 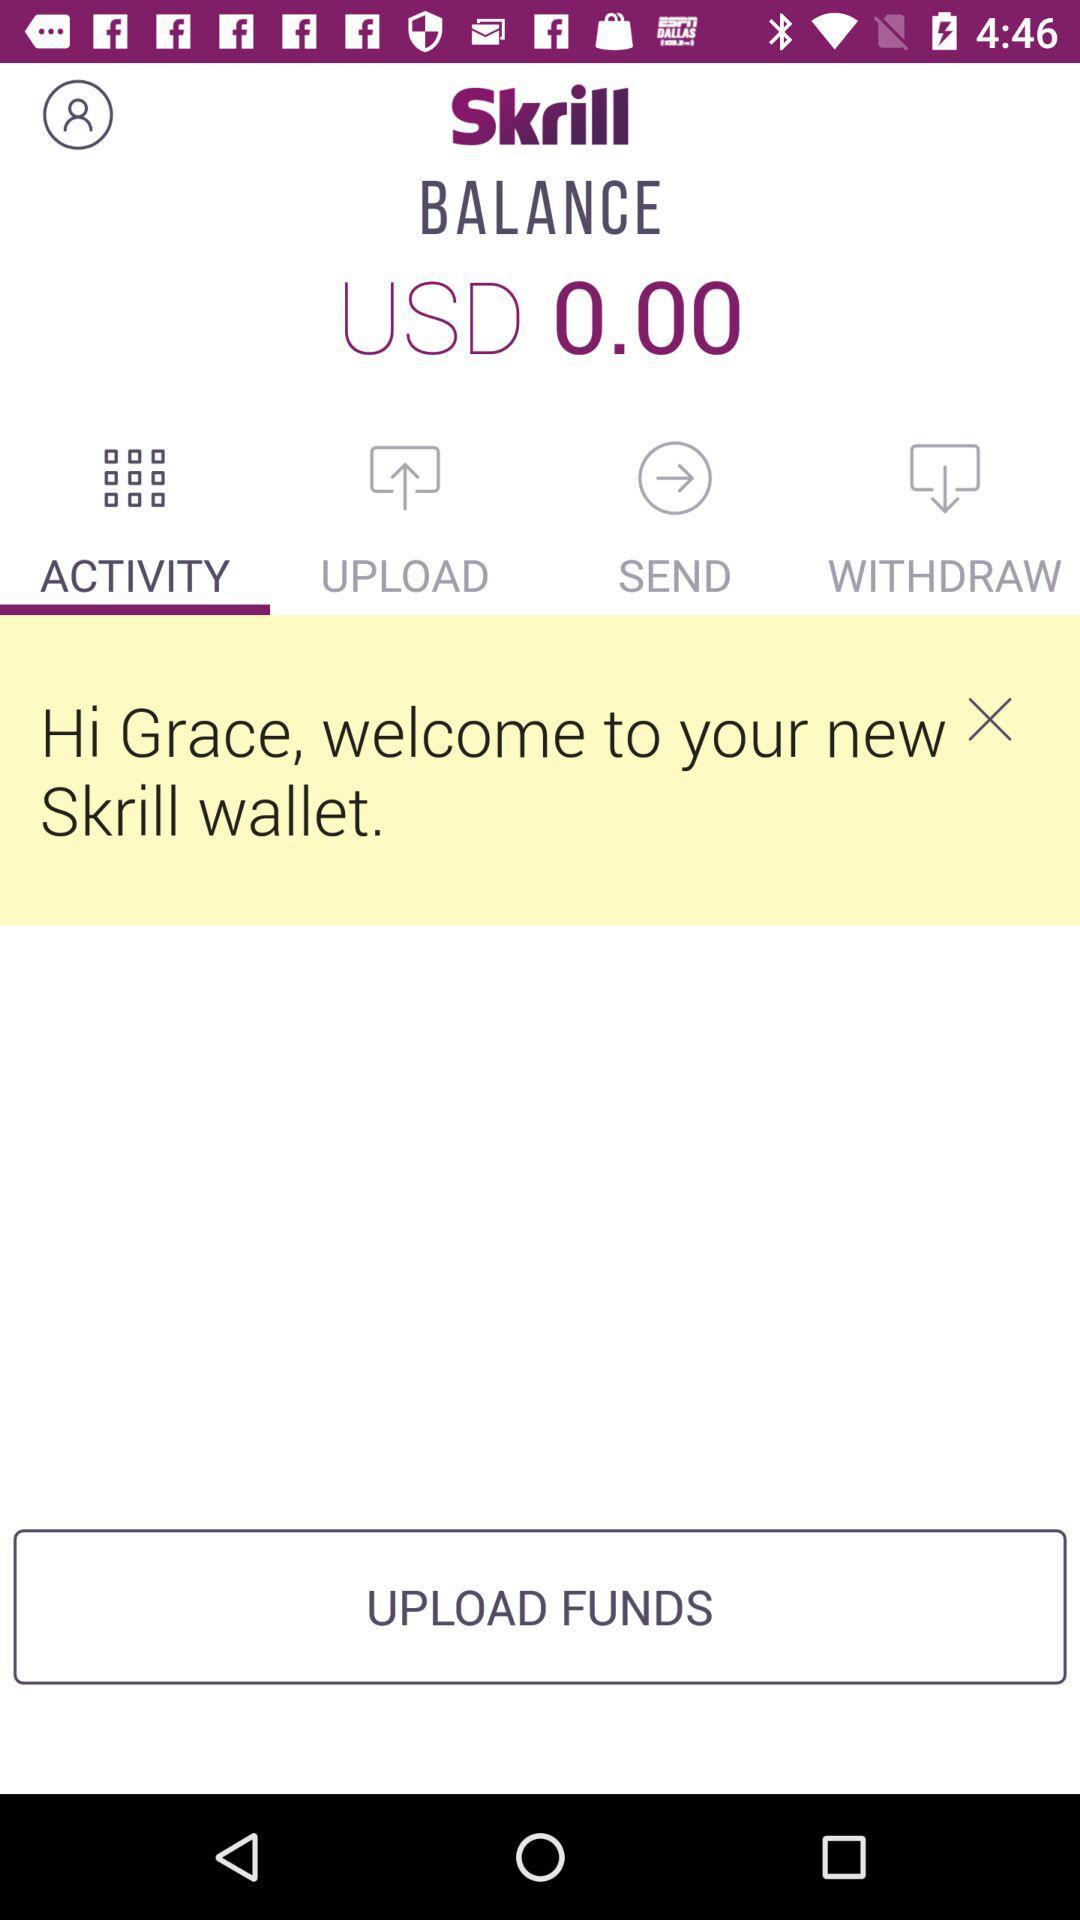 I want to click on the upload funds icon, so click(x=540, y=1606).